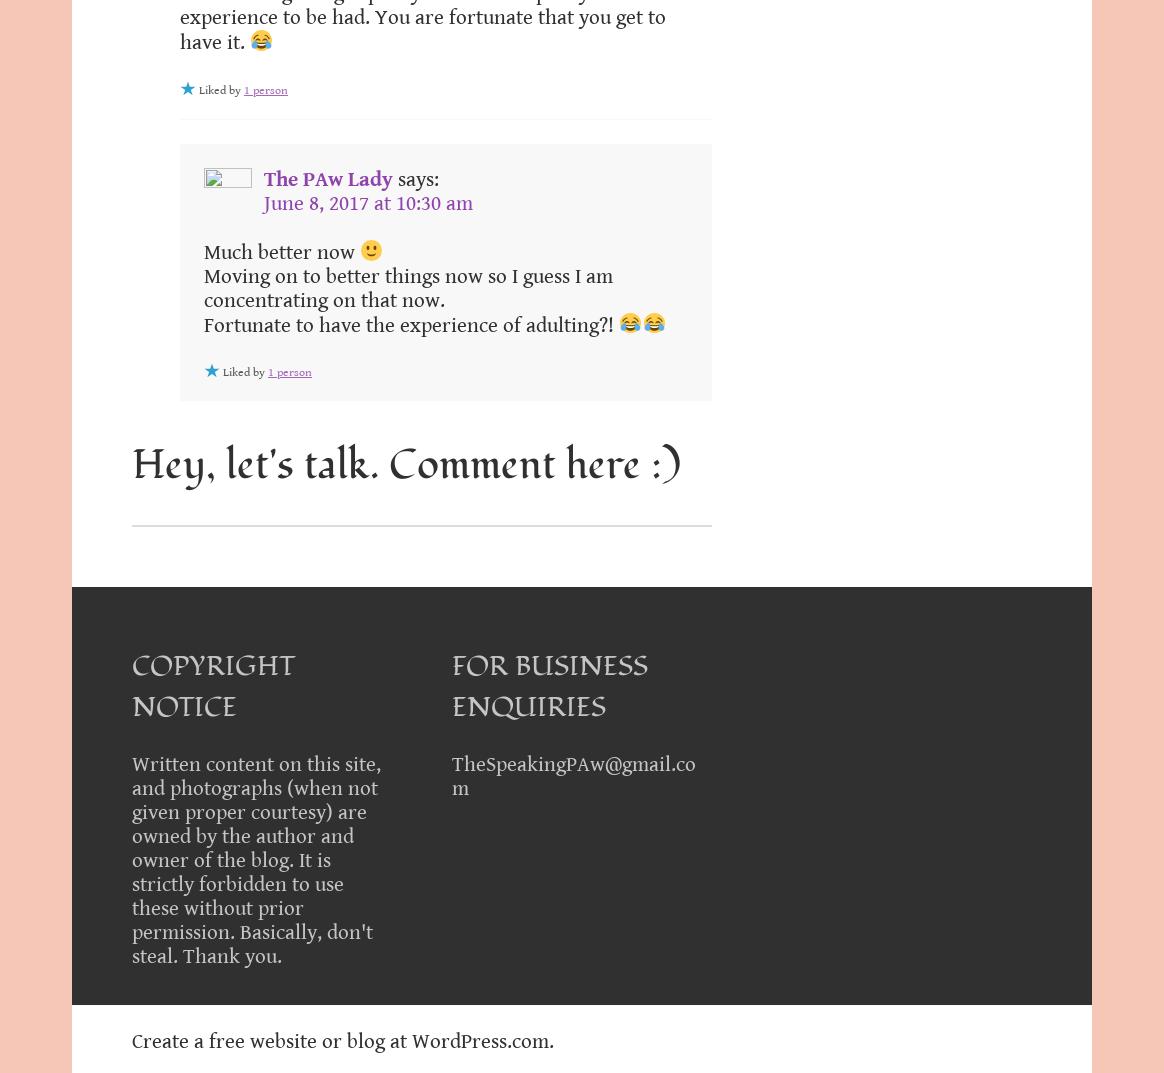 The height and width of the screenshot is (1073, 1164). What do you see at coordinates (367, 203) in the screenshot?
I see `'June 8, 2017 at 10:30 am'` at bounding box center [367, 203].